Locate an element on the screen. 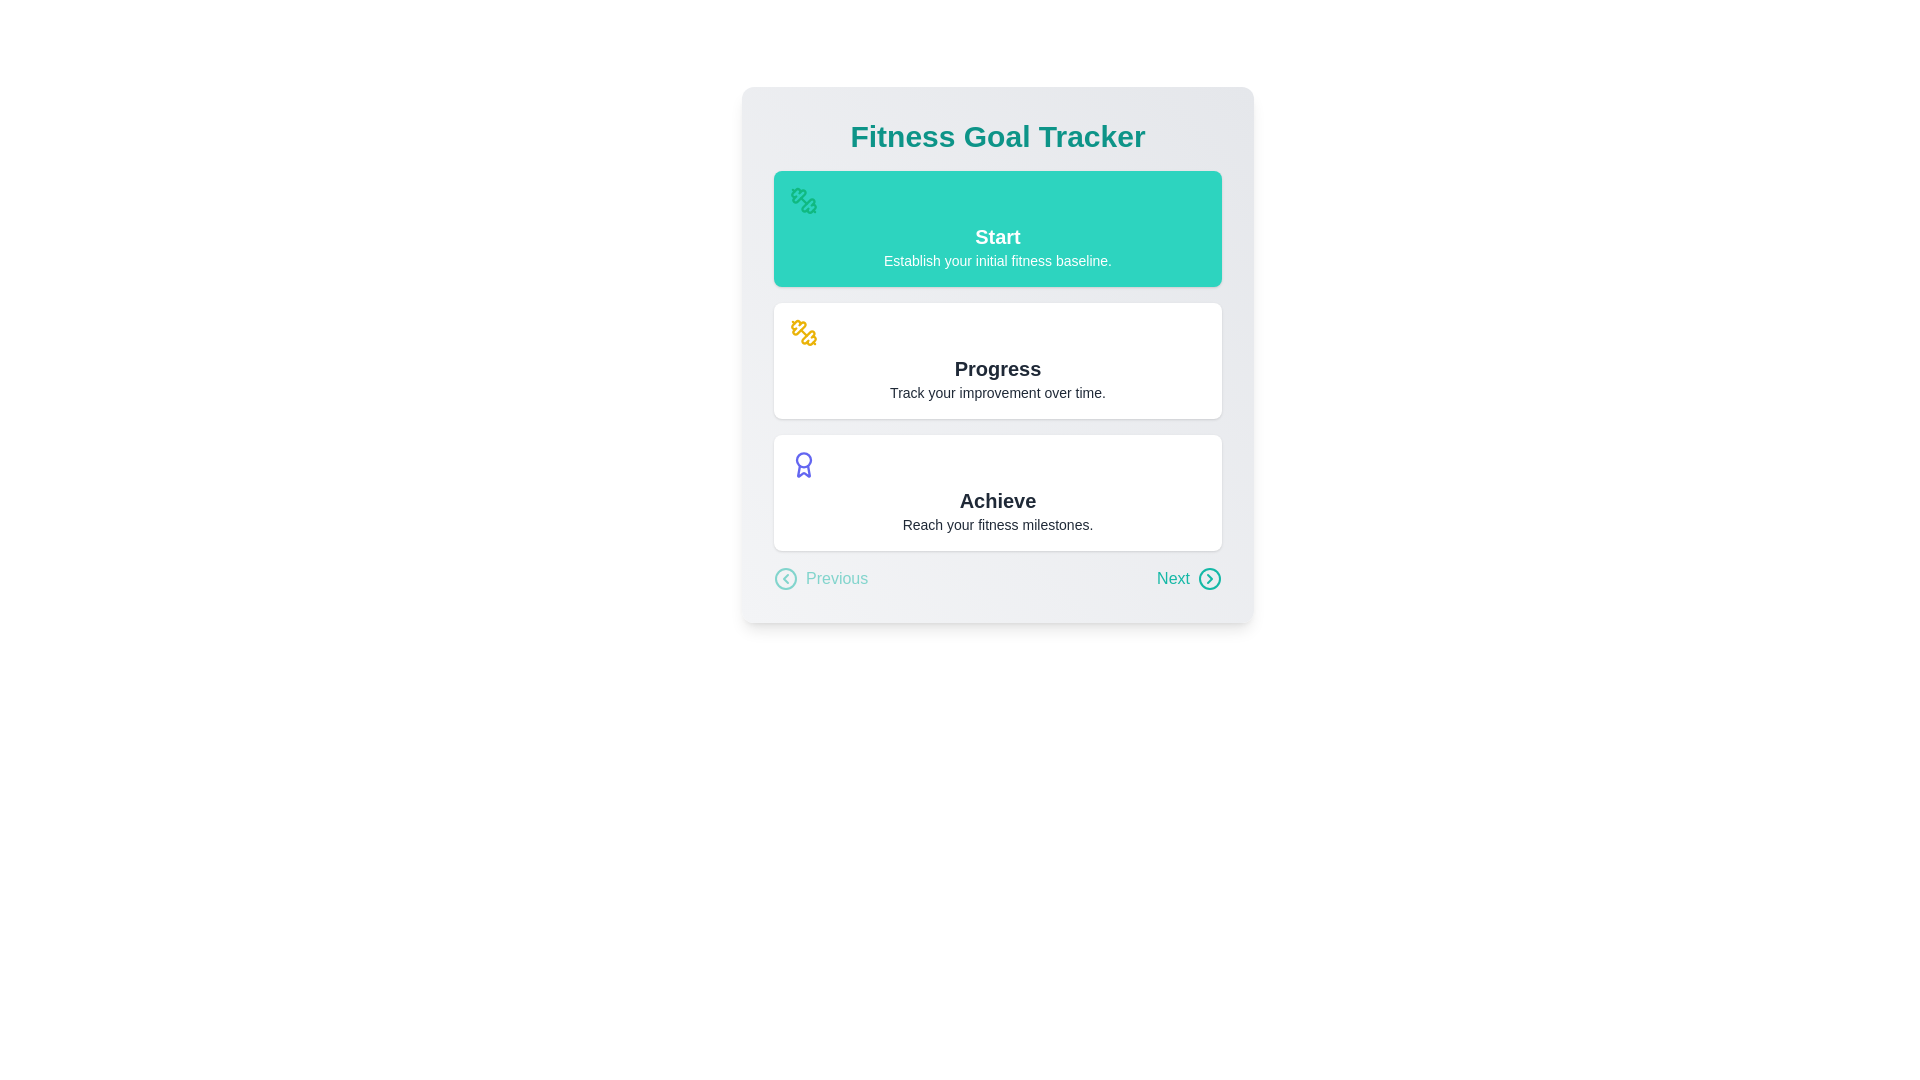  the navigation bar located at the bottom of the card-like layout to receive visual feedback on the 'Previous' and 'Next' buttons is located at coordinates (998, 578).